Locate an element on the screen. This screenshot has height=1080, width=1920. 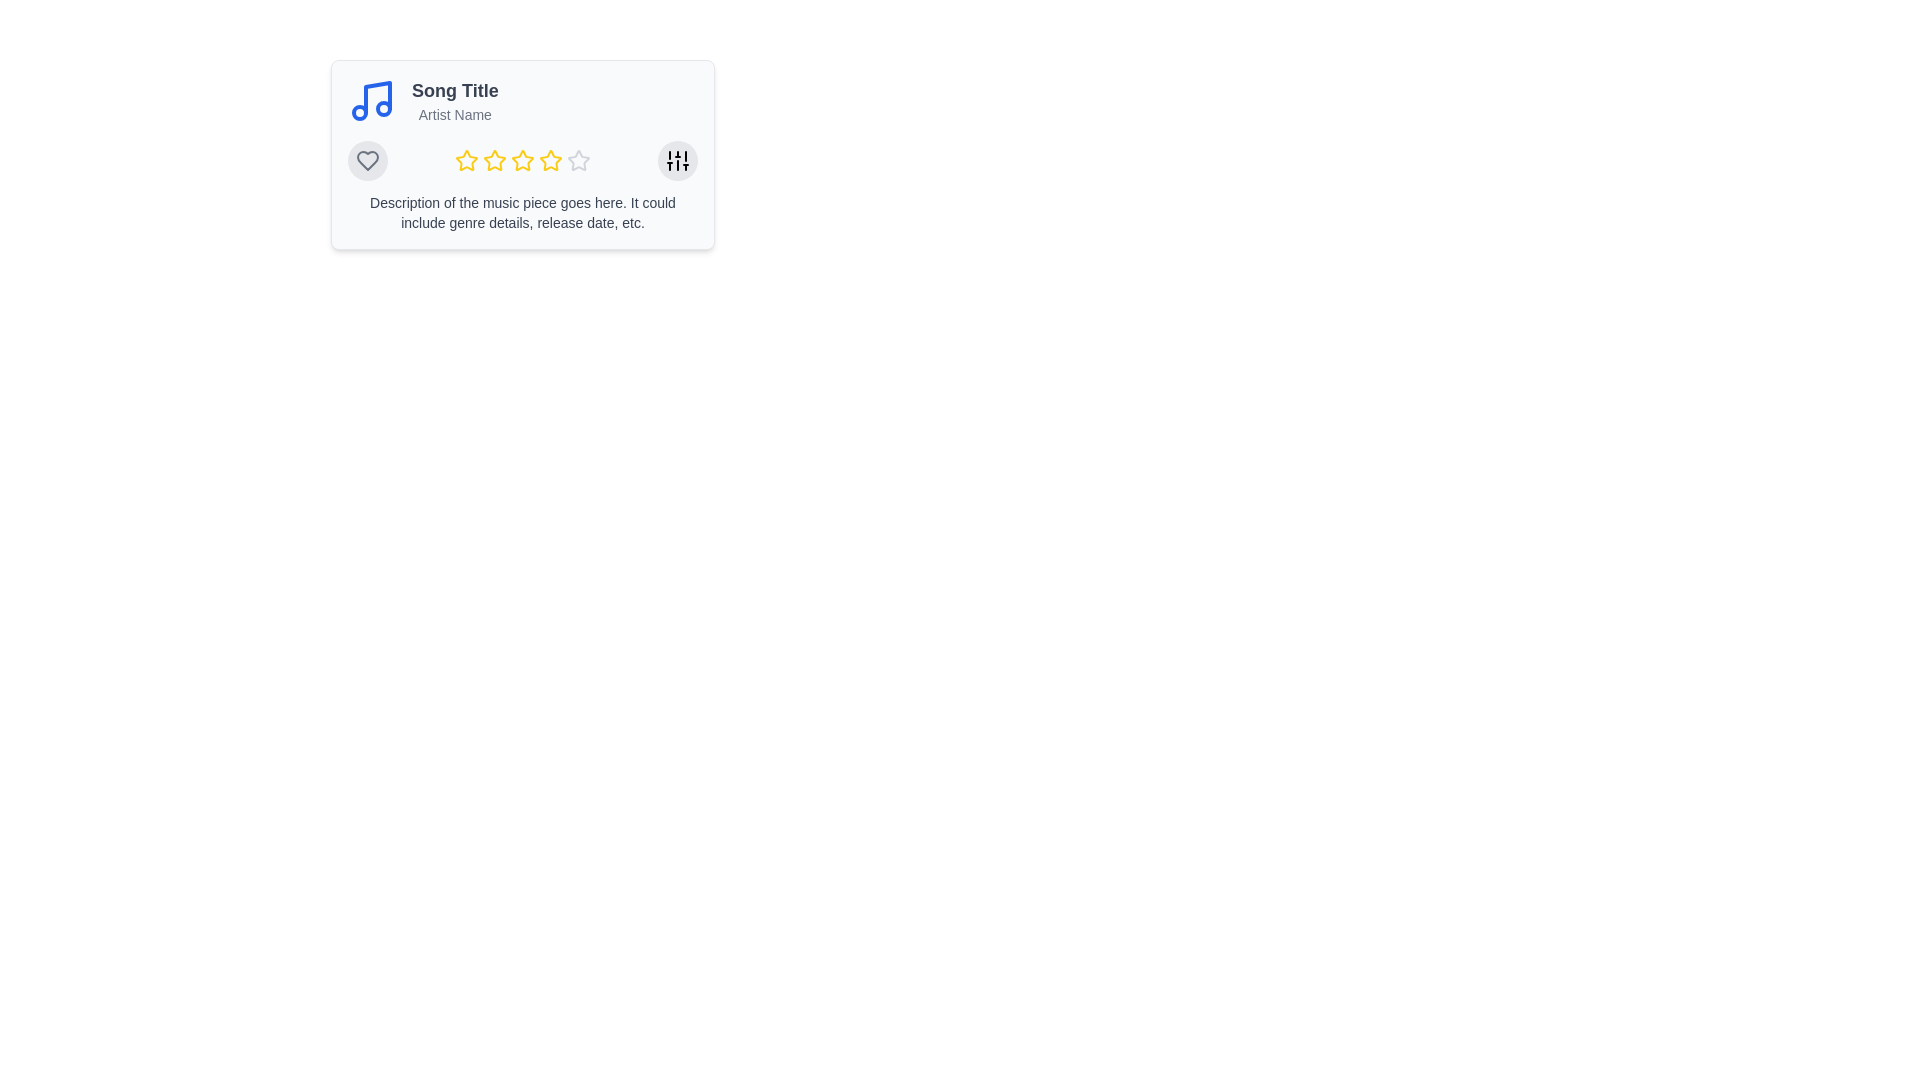
the Decorative SVG circle that serves as a decorative detail within the music icon, positioned slightly lower and towards the right inside the musical note's icon area is located at coordinates (384, 108).